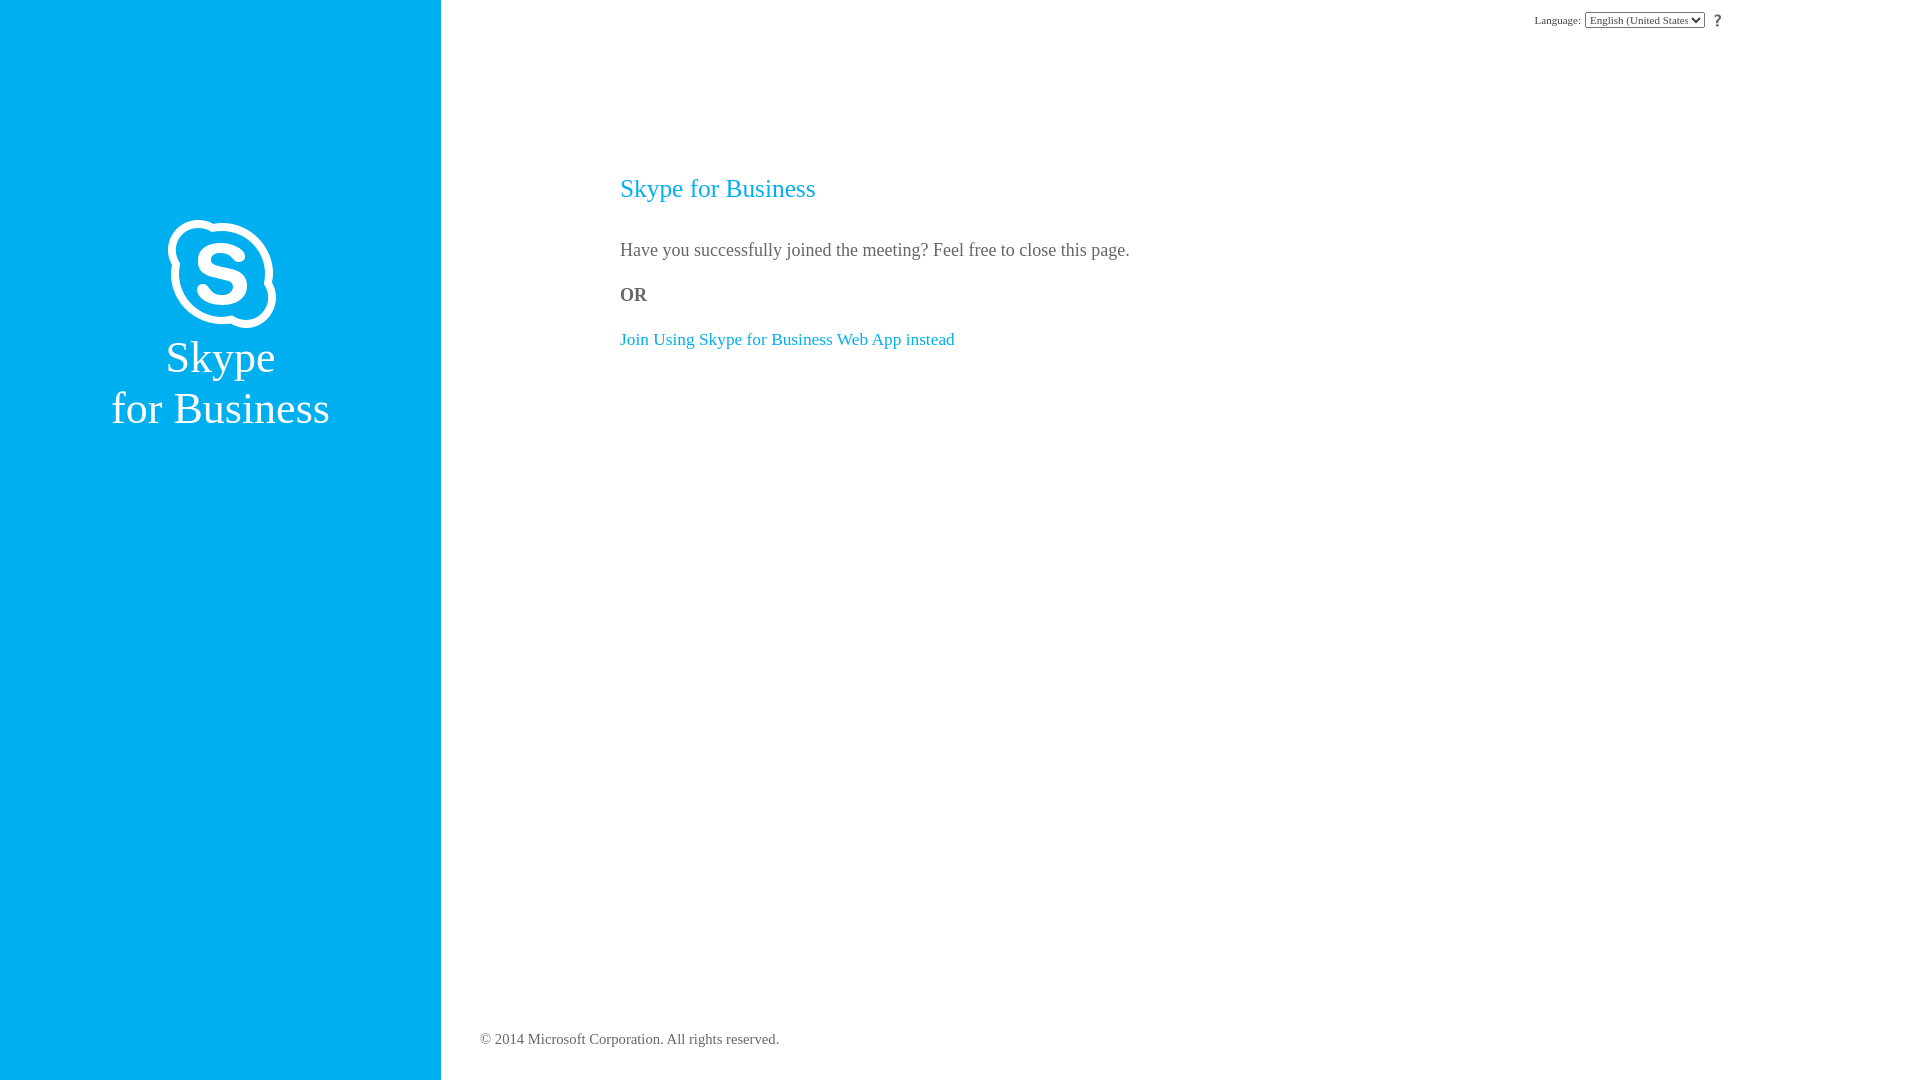 The height and width of the screenshot is (1080, 1920). Describe the element at coordinates (786, 338) in the screenshot. I see `'Join Using Skype for Business Web App instead'` at that location.